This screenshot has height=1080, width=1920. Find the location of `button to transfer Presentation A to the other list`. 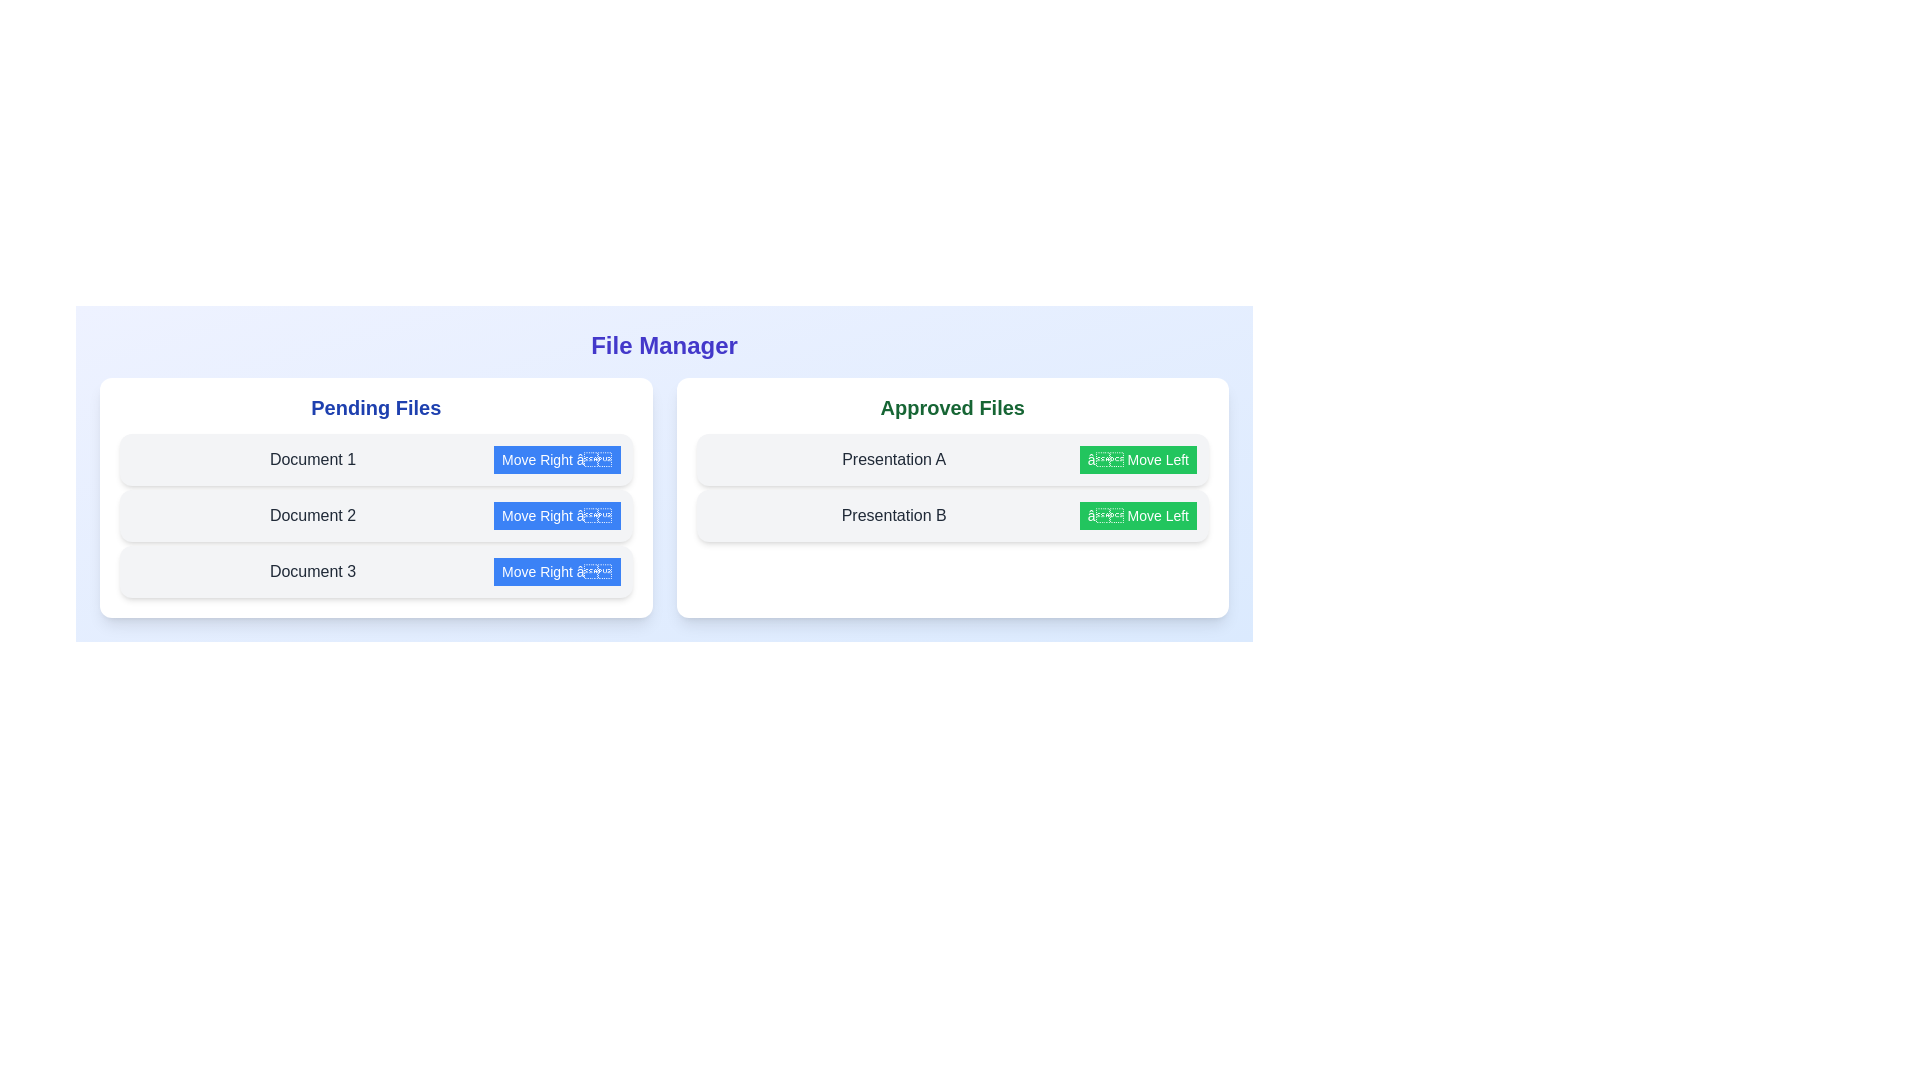

button to transfer Presentation A to the other list is located at coordinates (1138, 459).